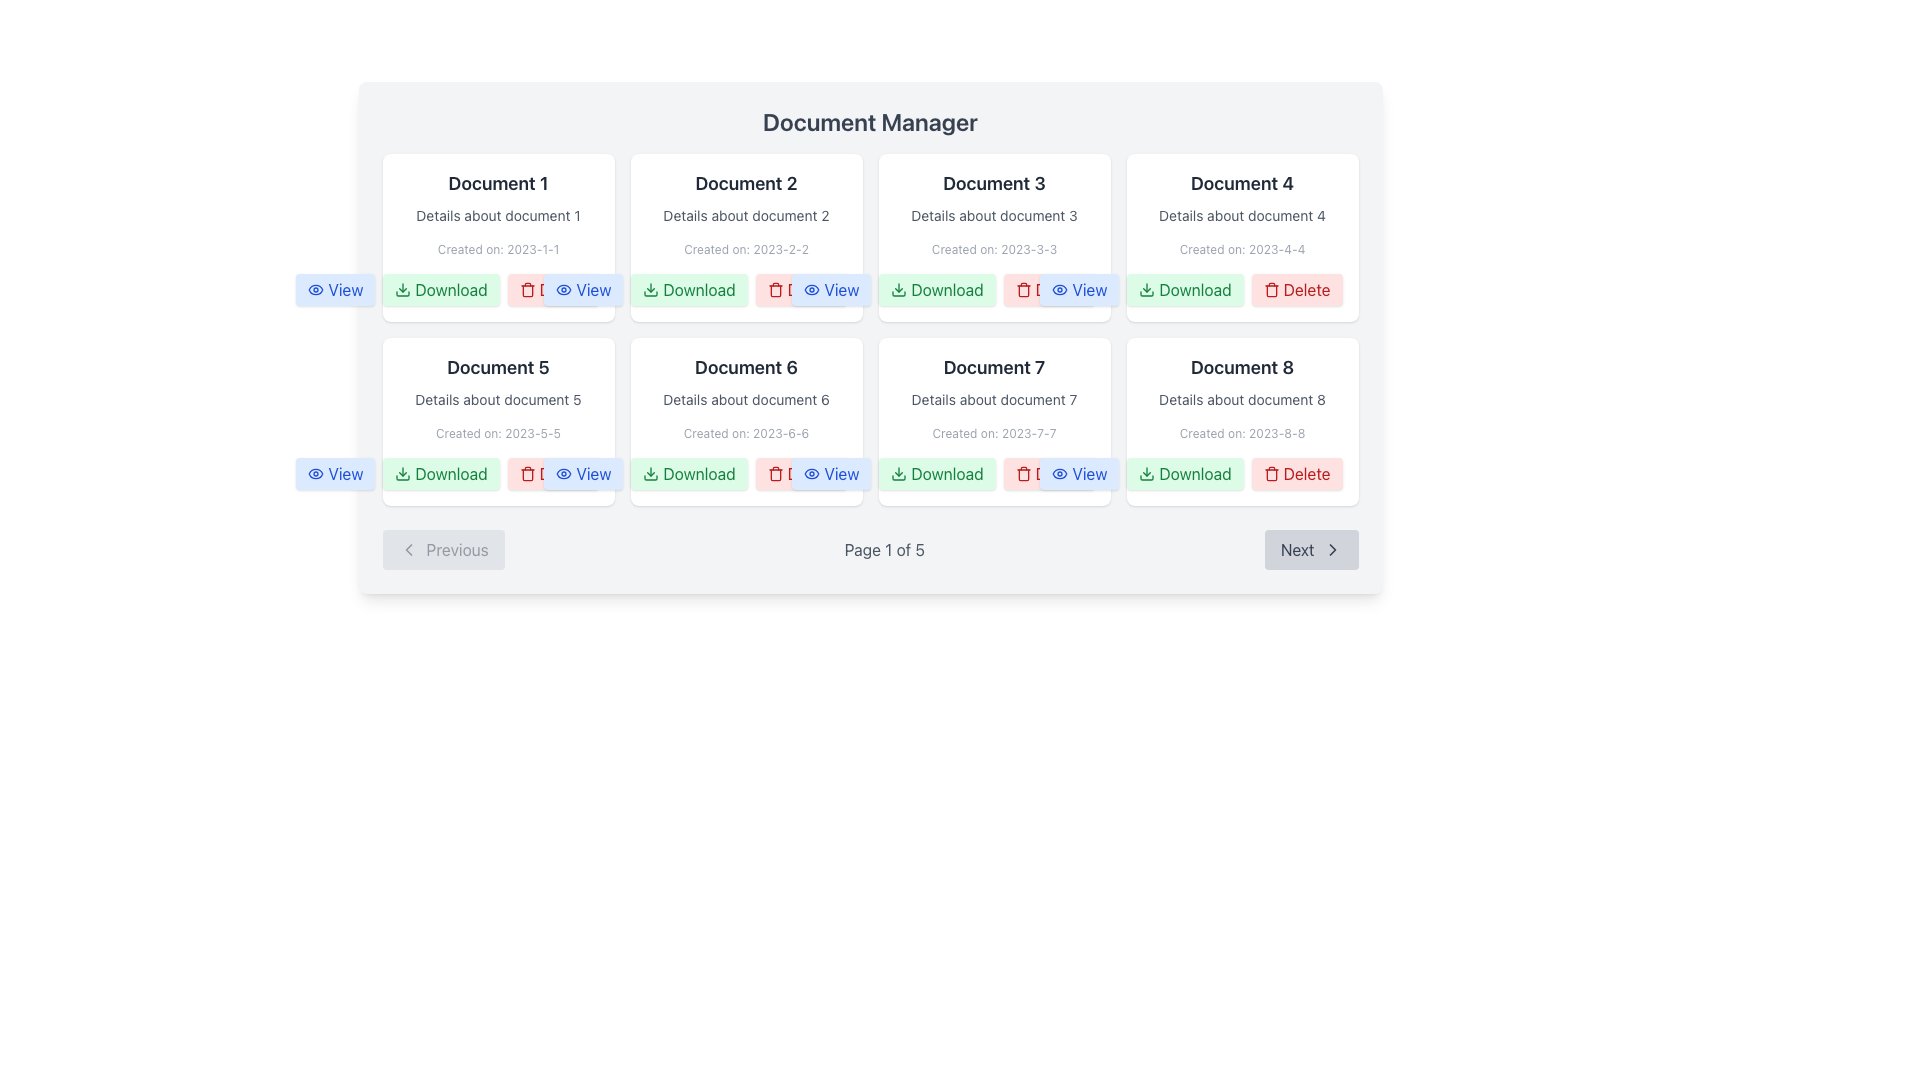  I want to click on the text label displaying the creation date 'Created on: 2023-8-8', which is styled with a gray, small font and positioned below 'Details about document 8' in the card labeled 'Document 8', so click(1241, 433).